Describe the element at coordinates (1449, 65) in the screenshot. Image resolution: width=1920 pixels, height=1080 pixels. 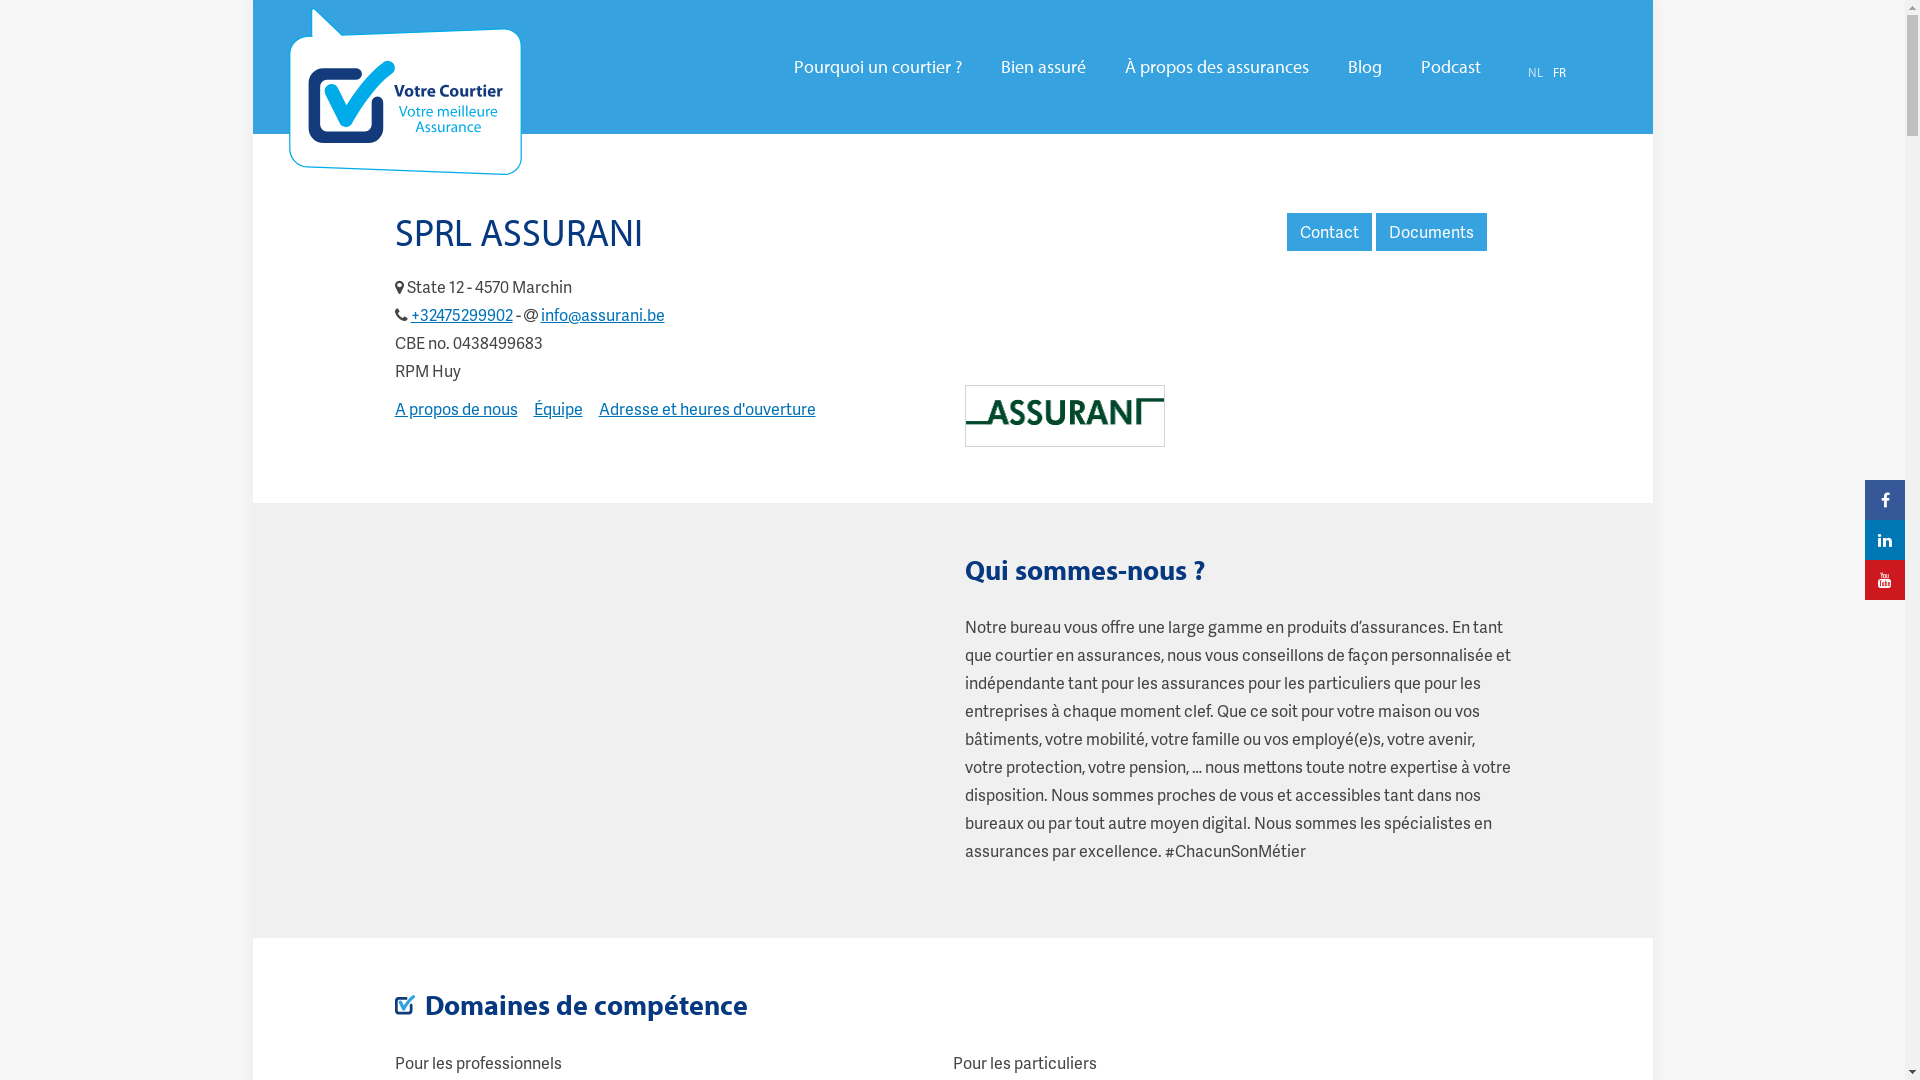
I see `'Podcast'` at that location.